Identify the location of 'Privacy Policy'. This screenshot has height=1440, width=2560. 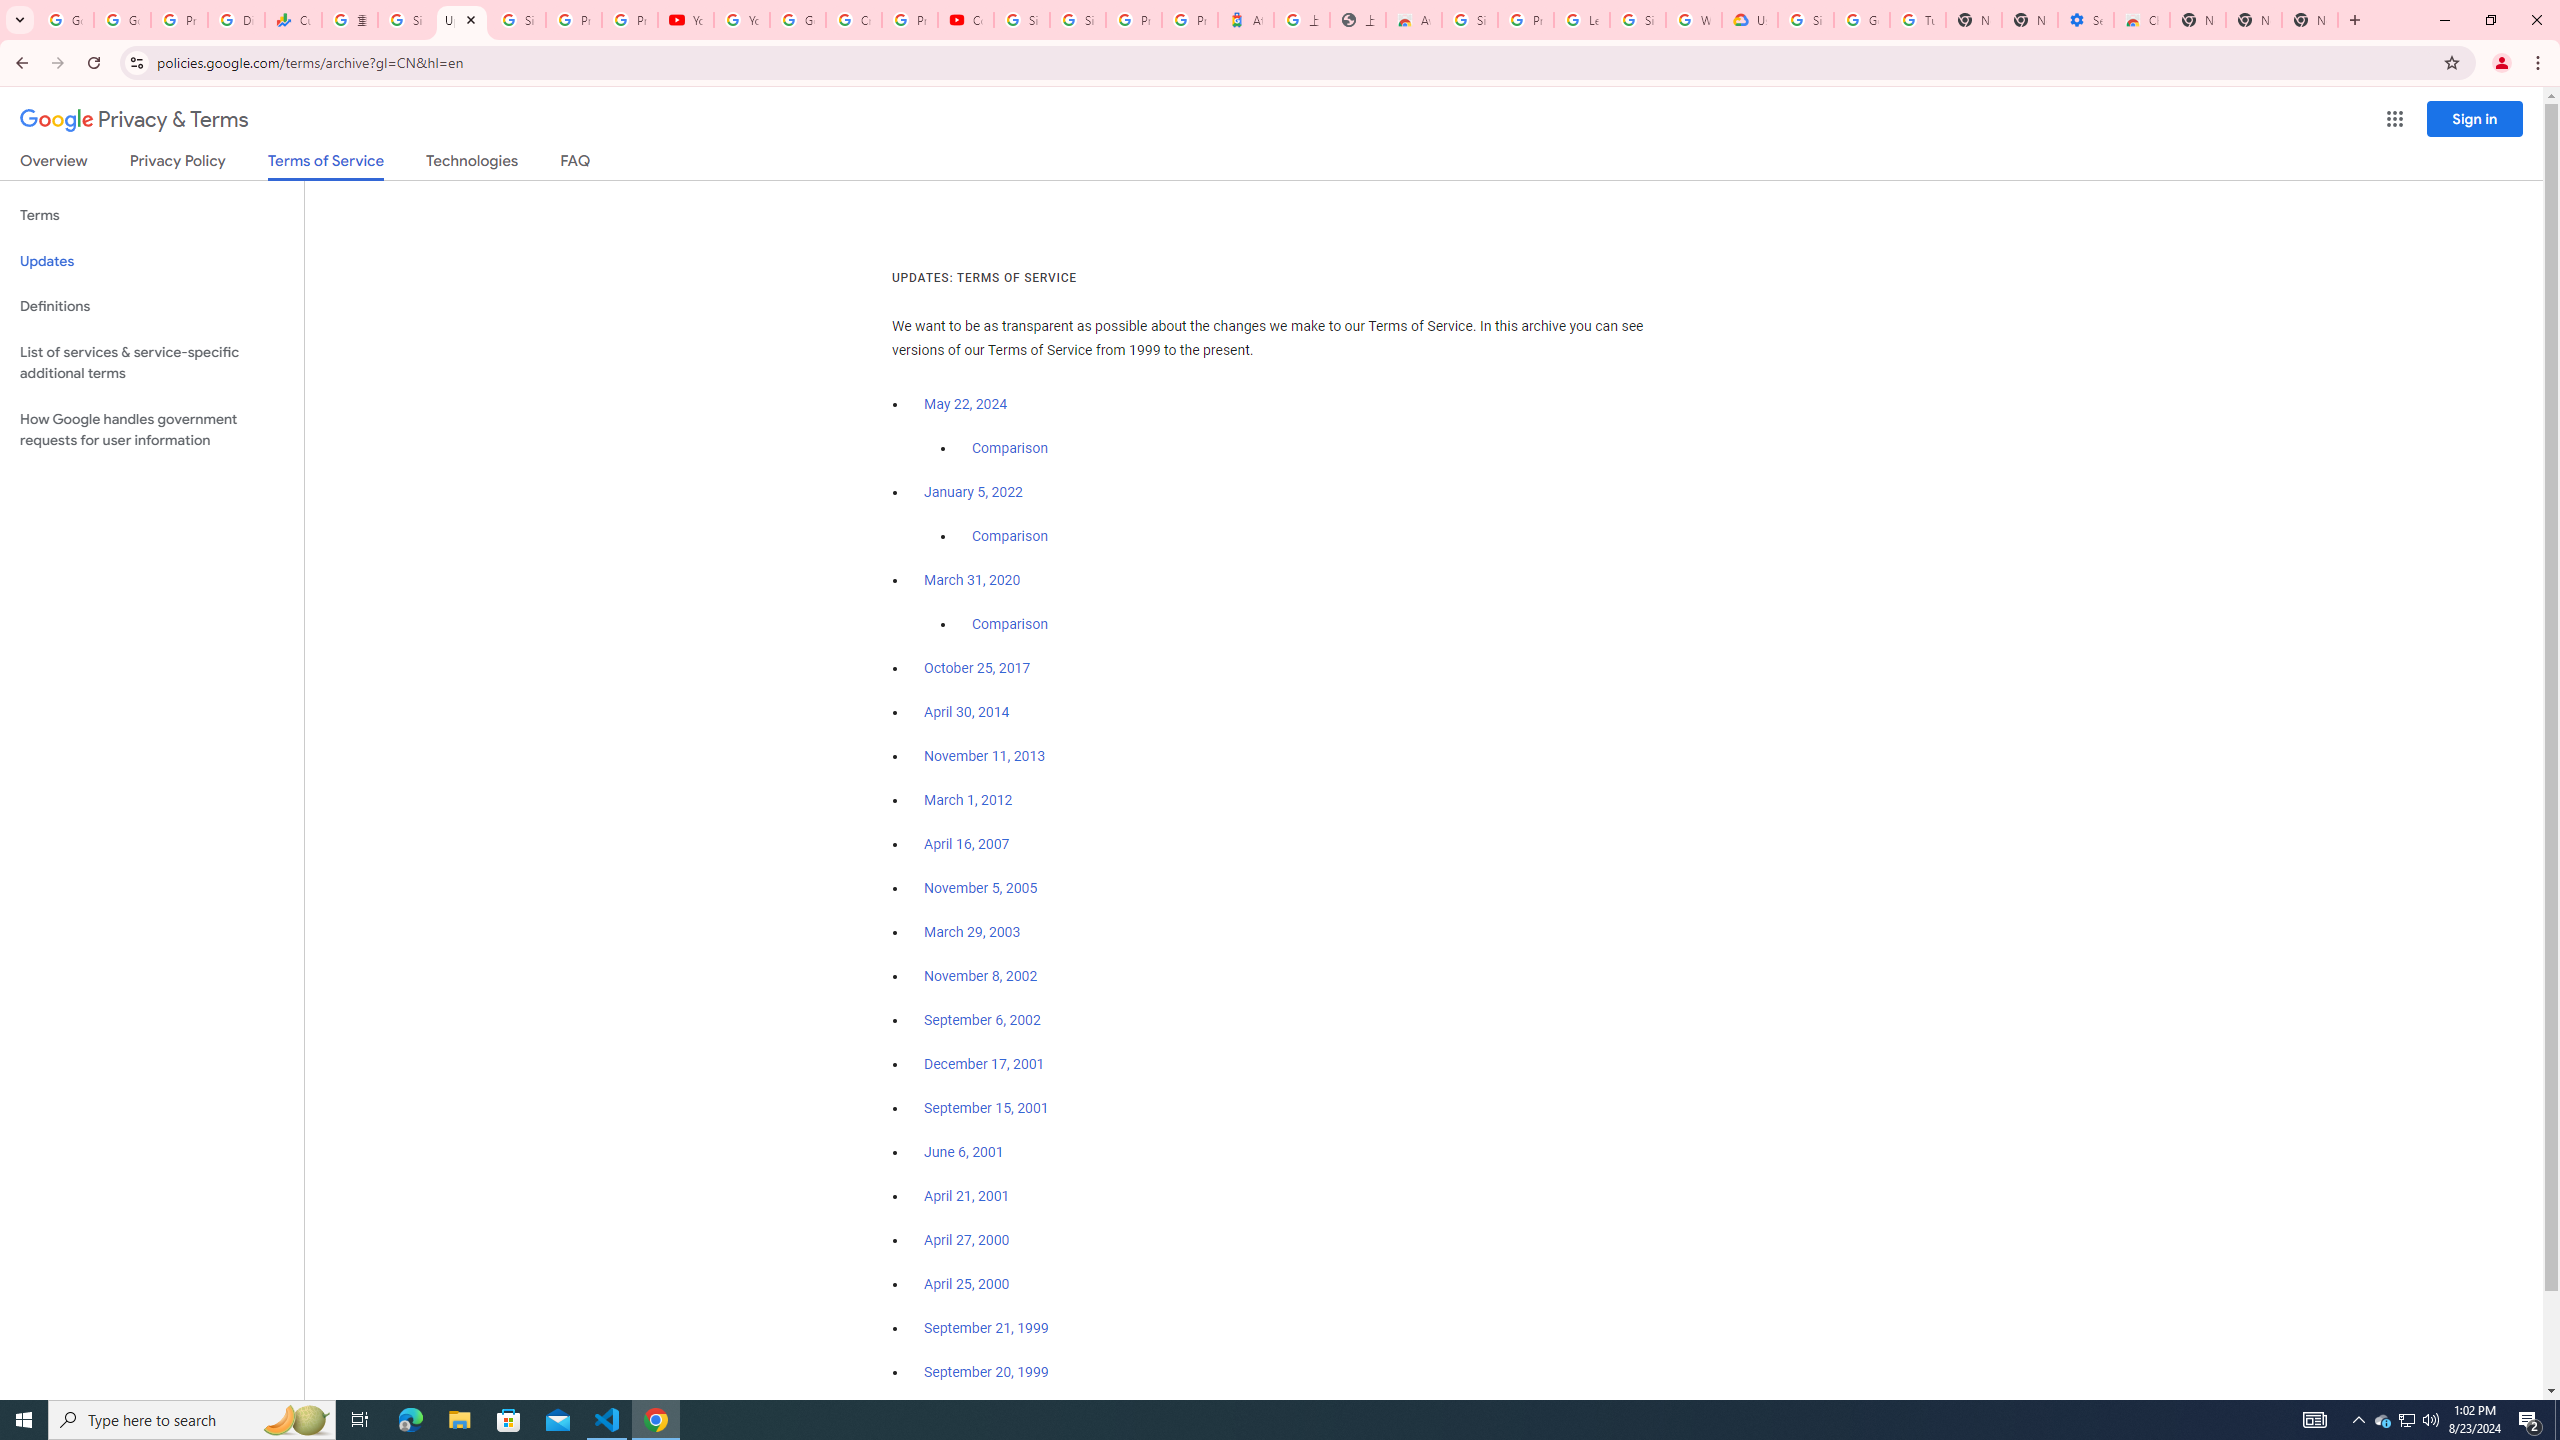
(175, 164).